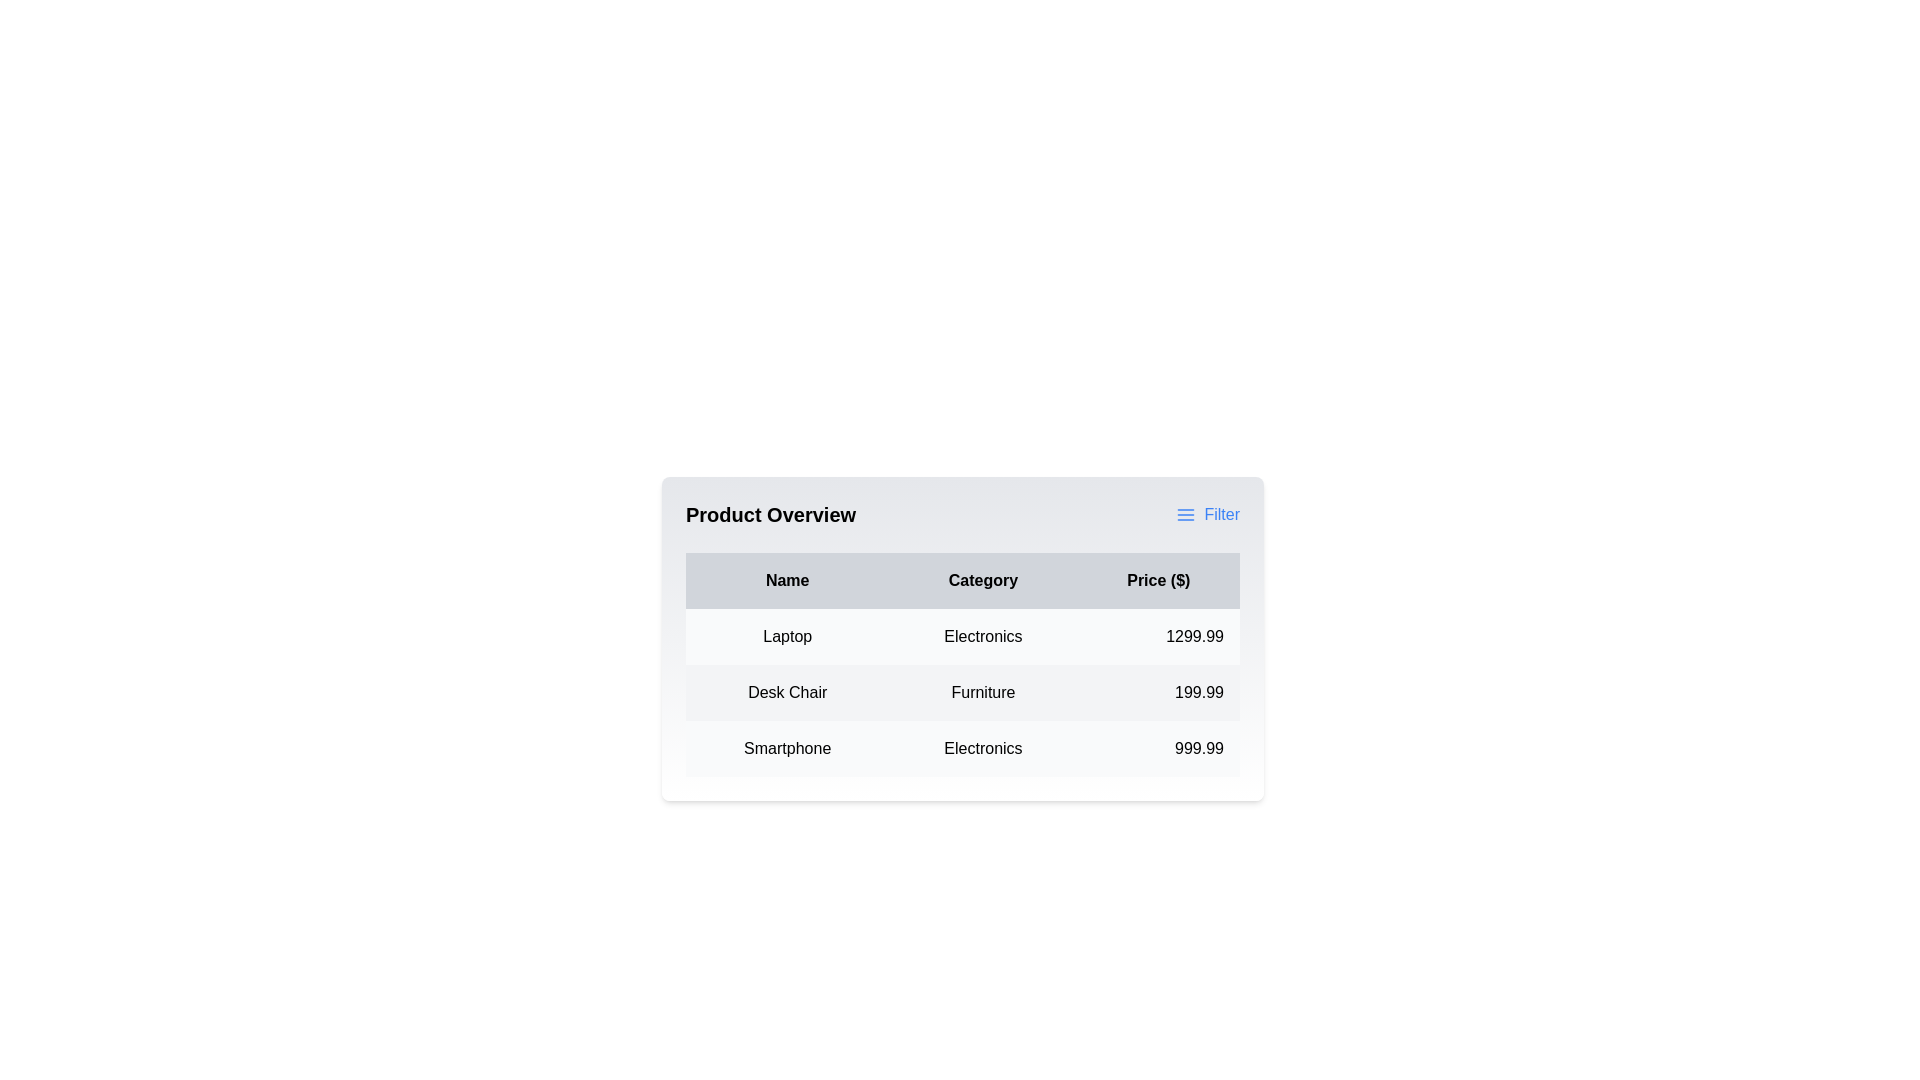 The width and height of the screenshot is (1920, 1080). Describe the element at coordinates (963, 692) in the screenshot. I see `the second row in the 'Product Overview' table, which displays the product name 'Desk Chair', category 'Furniture', and price '199.99'` at that location.